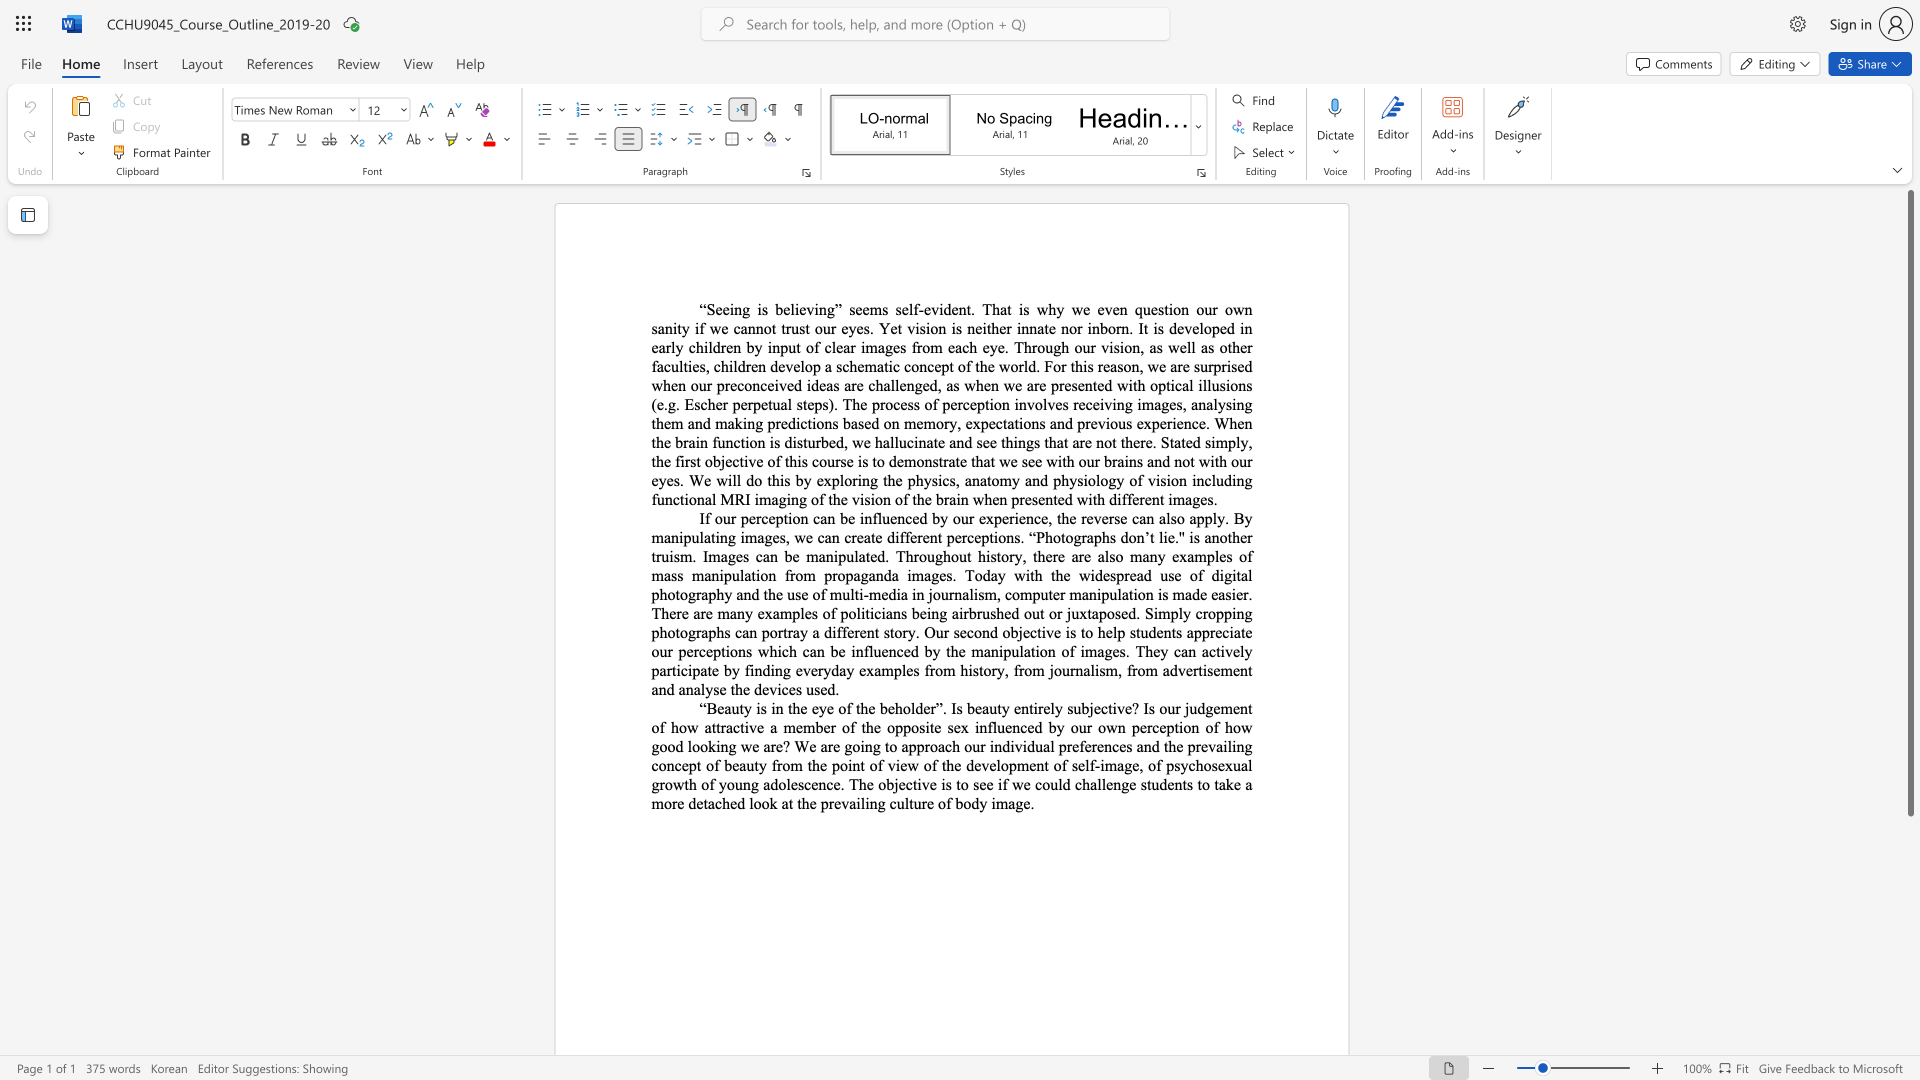 This screenshot has width=1920, height=1080. I want to click on the scrollbar to scroll the page down, so click(1909, 990).